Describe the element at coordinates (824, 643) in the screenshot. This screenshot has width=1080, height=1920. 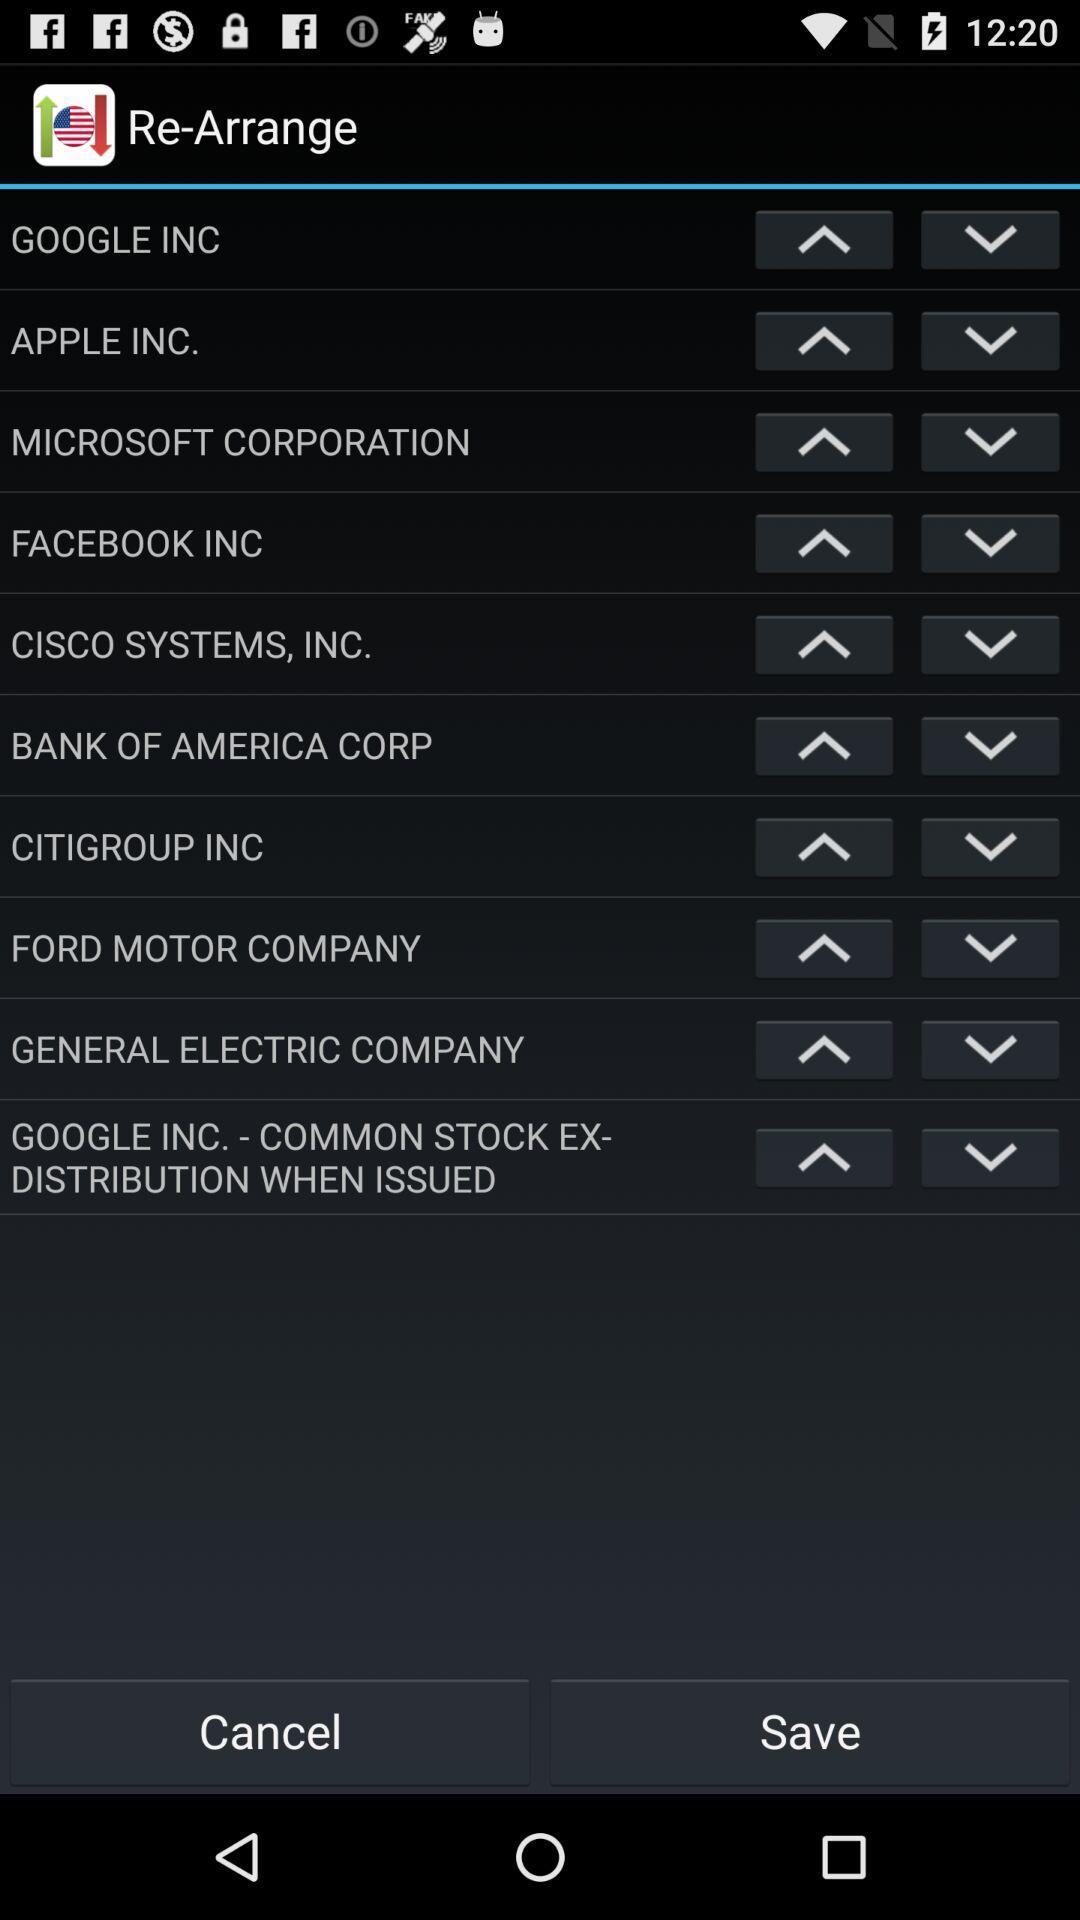
I see `move app up` at that location.